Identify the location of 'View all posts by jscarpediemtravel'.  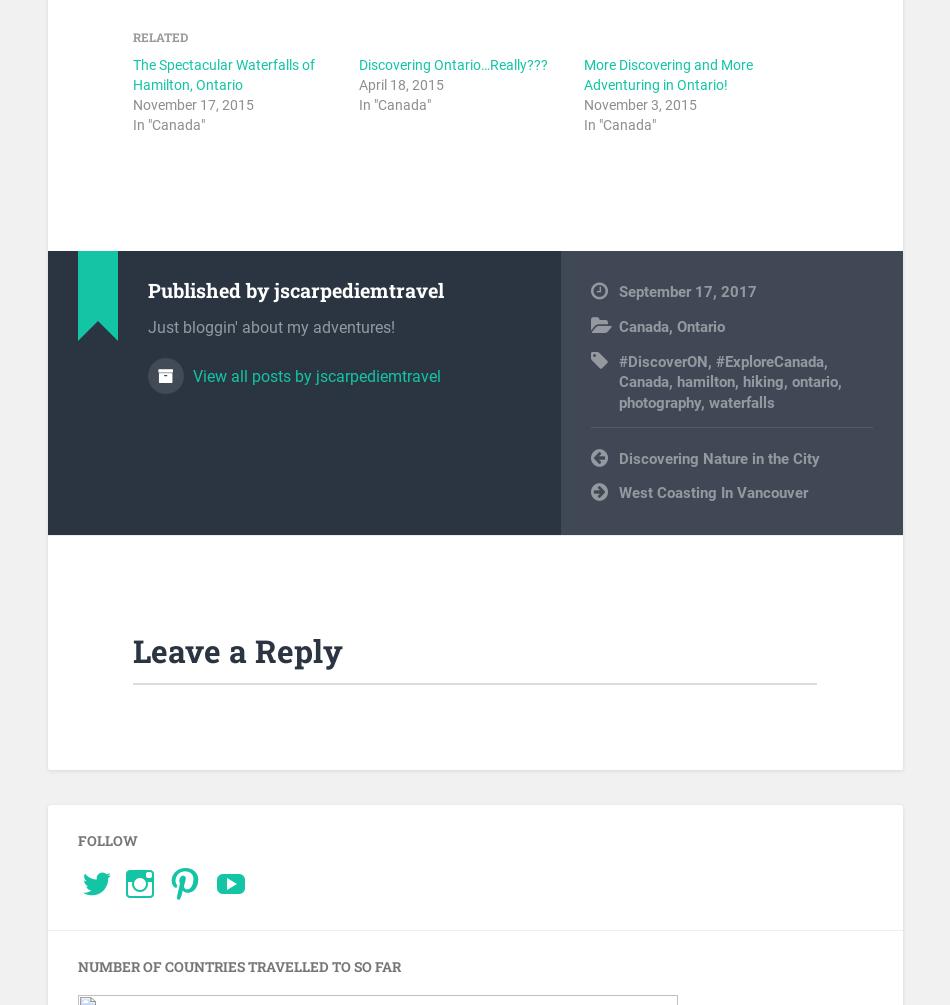
(312, 375).